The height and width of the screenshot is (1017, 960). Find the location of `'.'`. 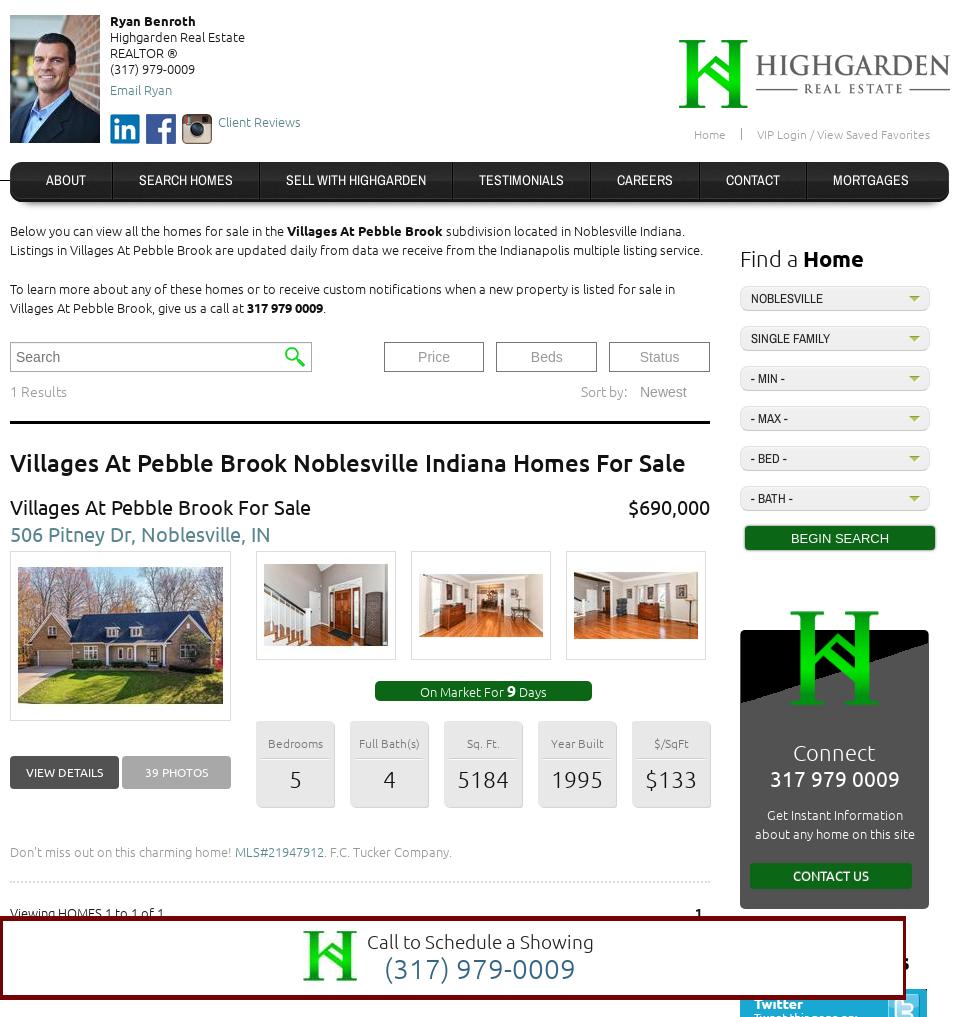

'.' is located at coordinates (324, 307).